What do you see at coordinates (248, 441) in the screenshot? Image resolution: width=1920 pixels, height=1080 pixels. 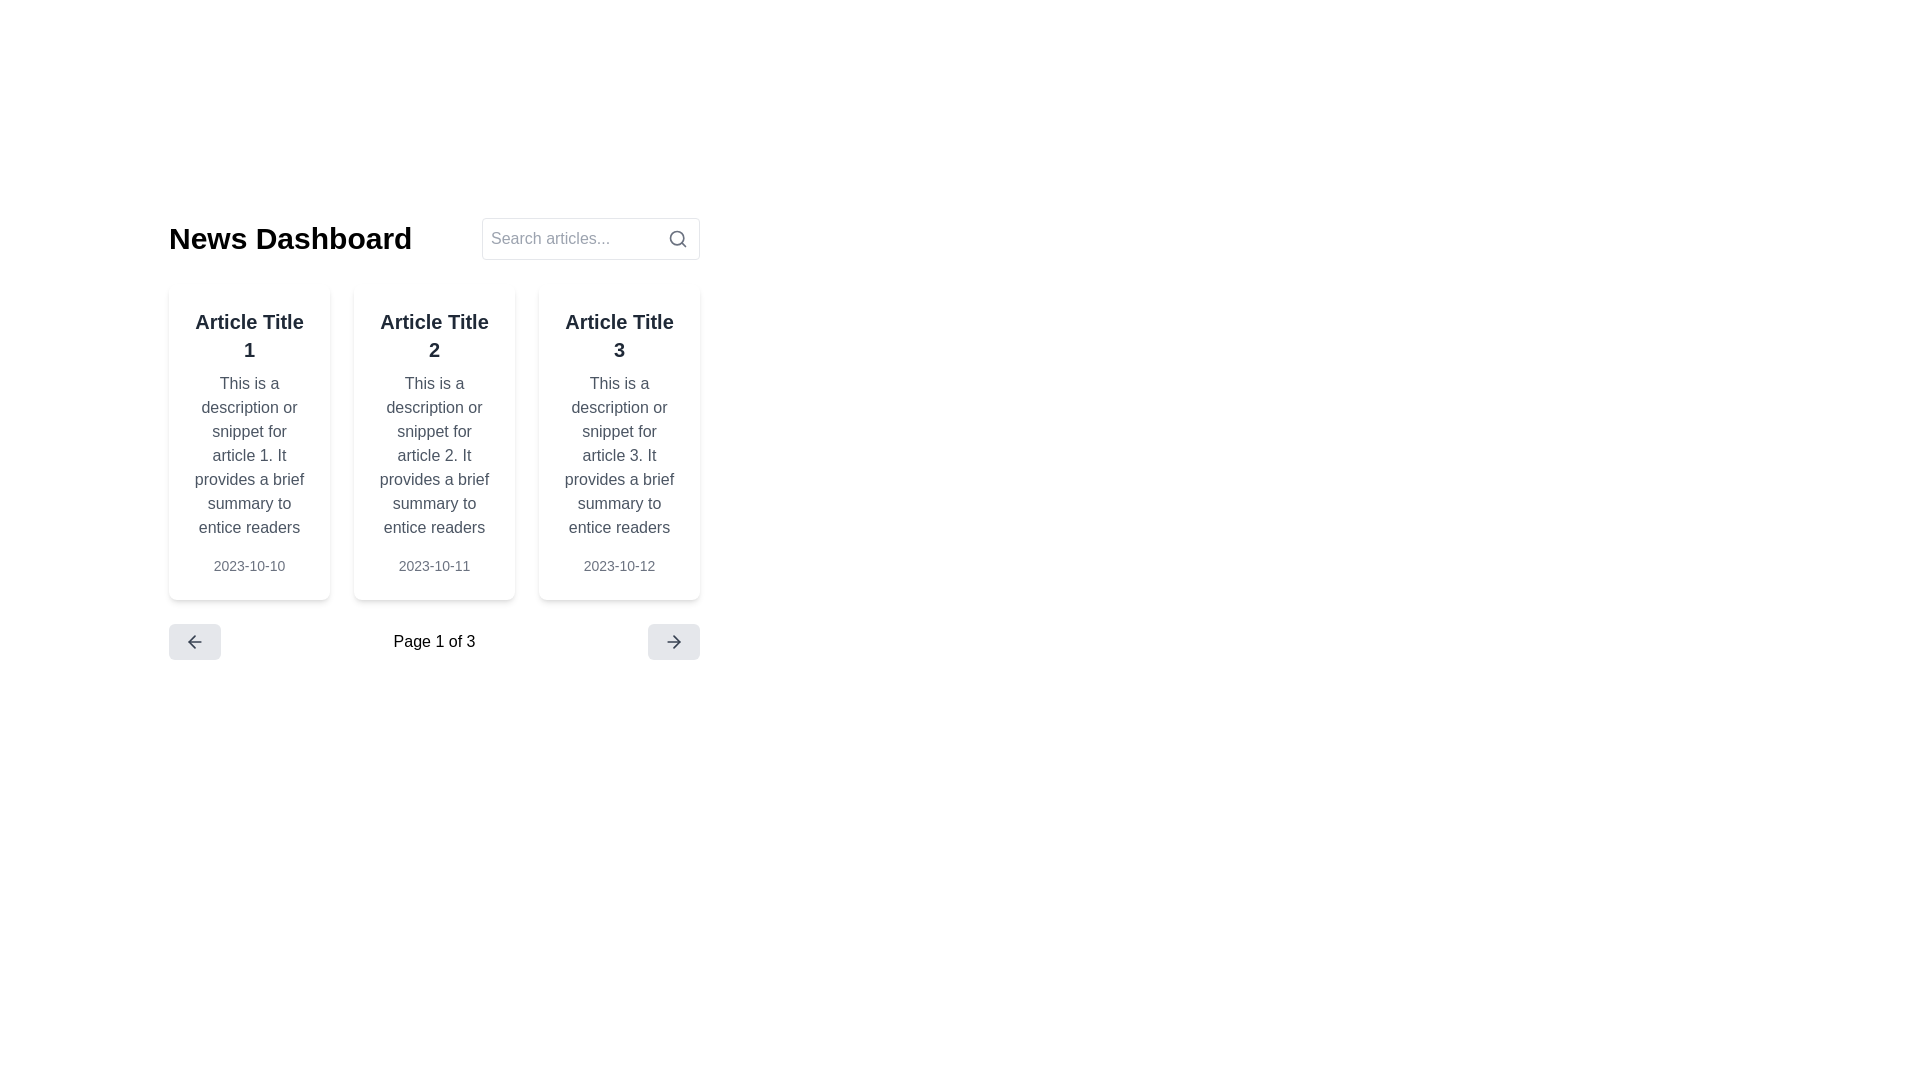 I see `the Information card, which is the leftmost card in a grid layout displaying summarized article information, located above the pagination bar` at bounding box center [248, 441].